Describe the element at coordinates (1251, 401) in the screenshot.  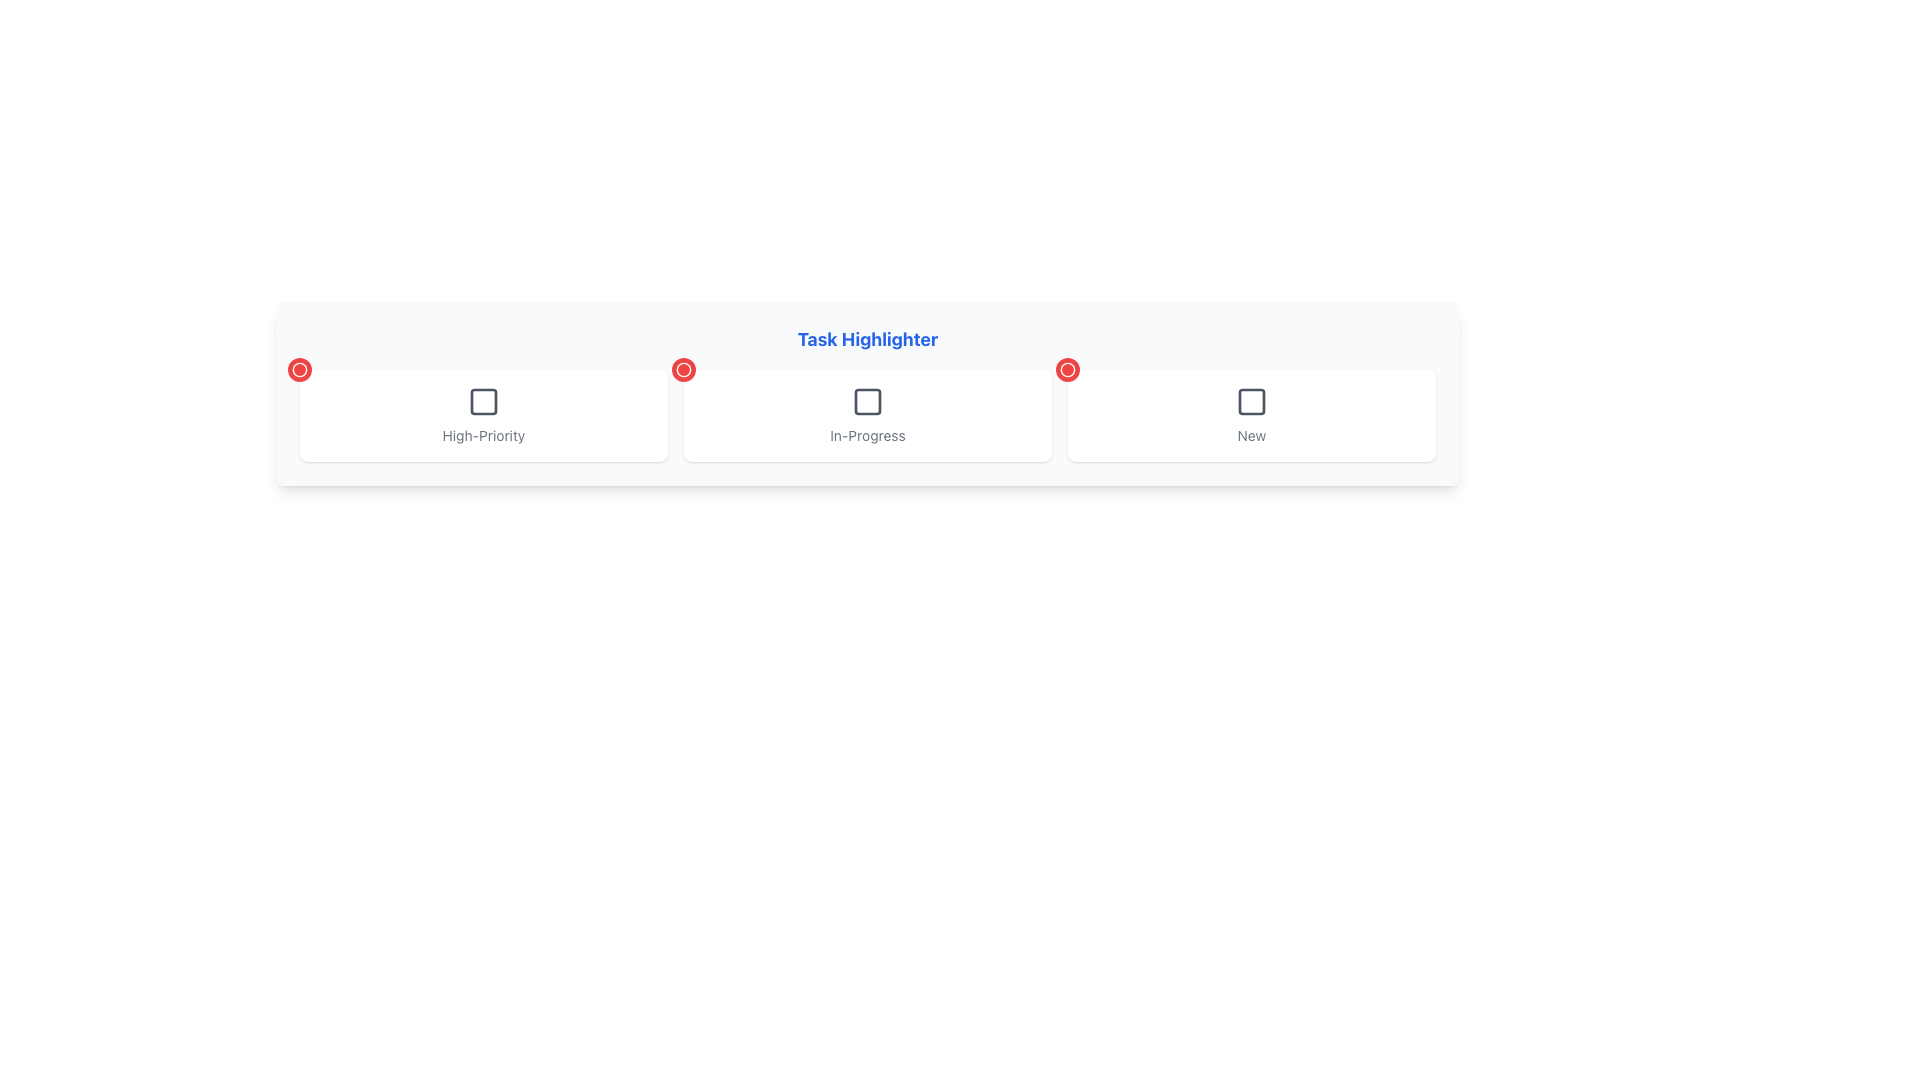
I see `the last square SVG icon in a row of three, located in the rightmost section below the 'Task Highlighter' heading` at that location.